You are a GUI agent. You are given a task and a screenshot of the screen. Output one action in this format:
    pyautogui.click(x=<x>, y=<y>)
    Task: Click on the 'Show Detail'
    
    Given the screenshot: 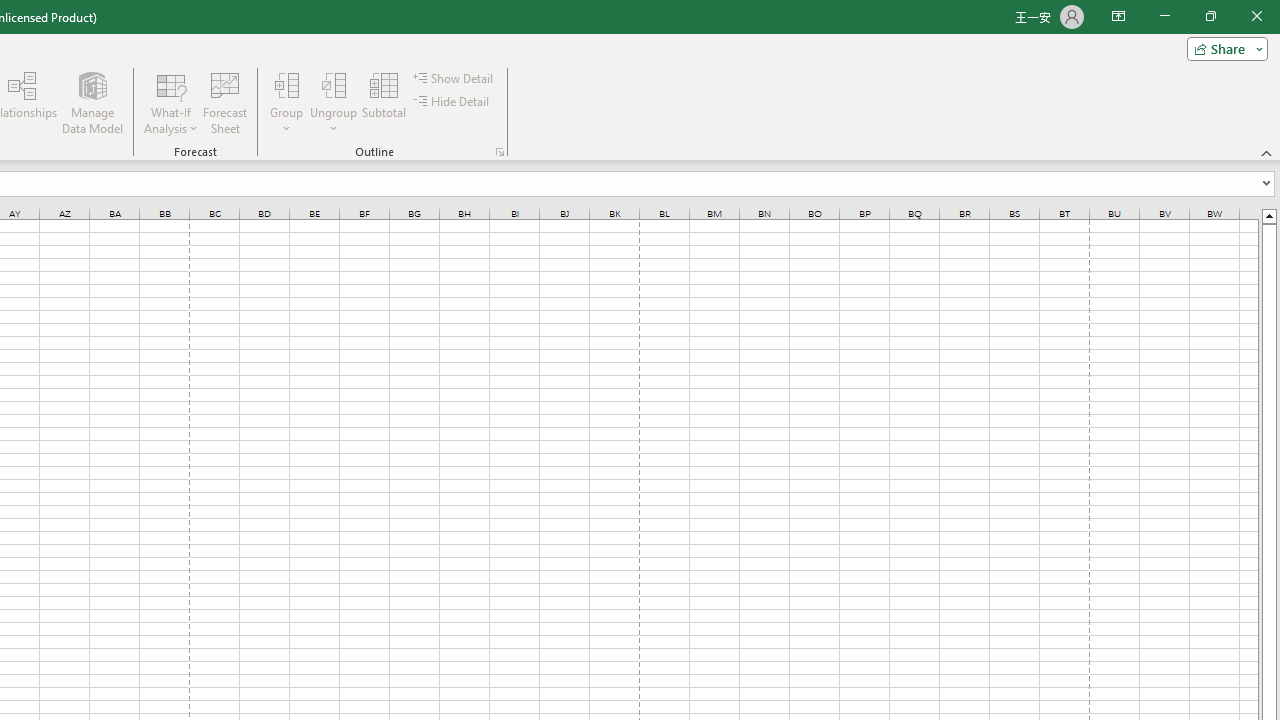 What is the action you would take?
    pyautogui.click(x=454, y=77)
    